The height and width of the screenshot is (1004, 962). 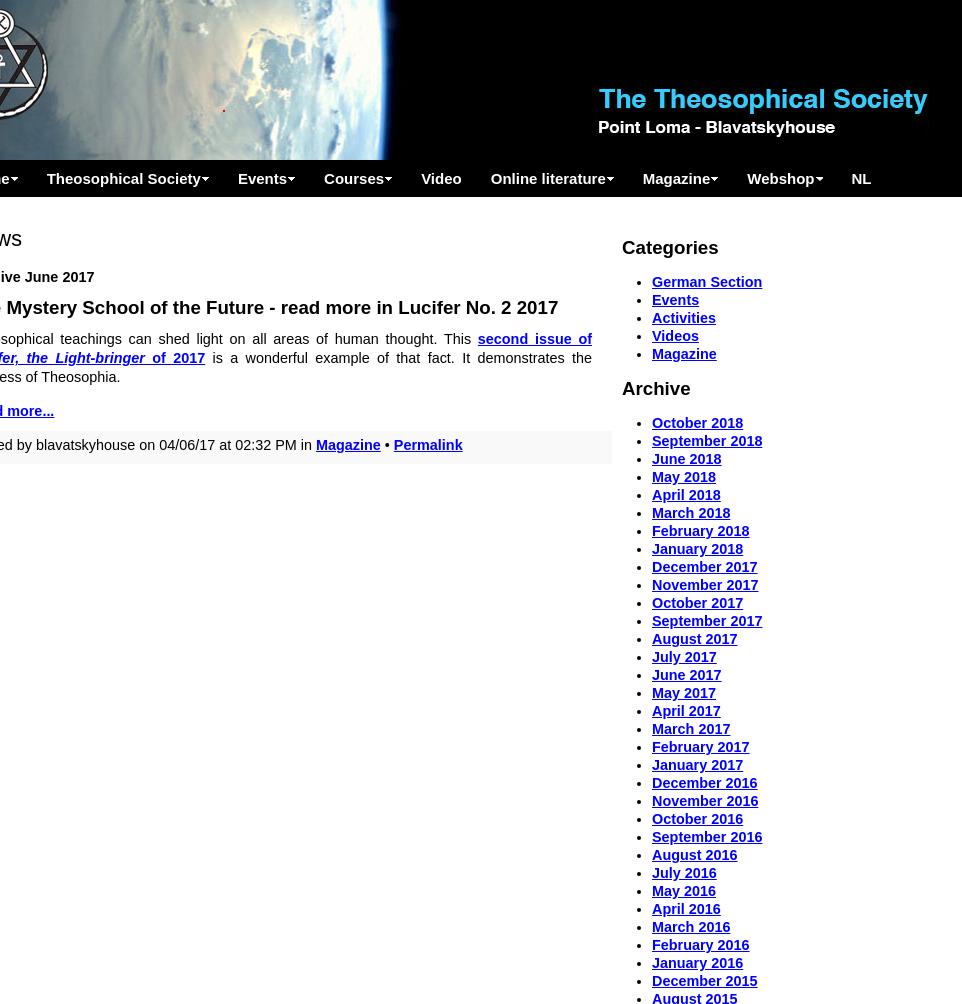 What do you see at coordinates (703, 566) in the screenshot?
I see `'December 2017'` at bounding box center [703, 566].